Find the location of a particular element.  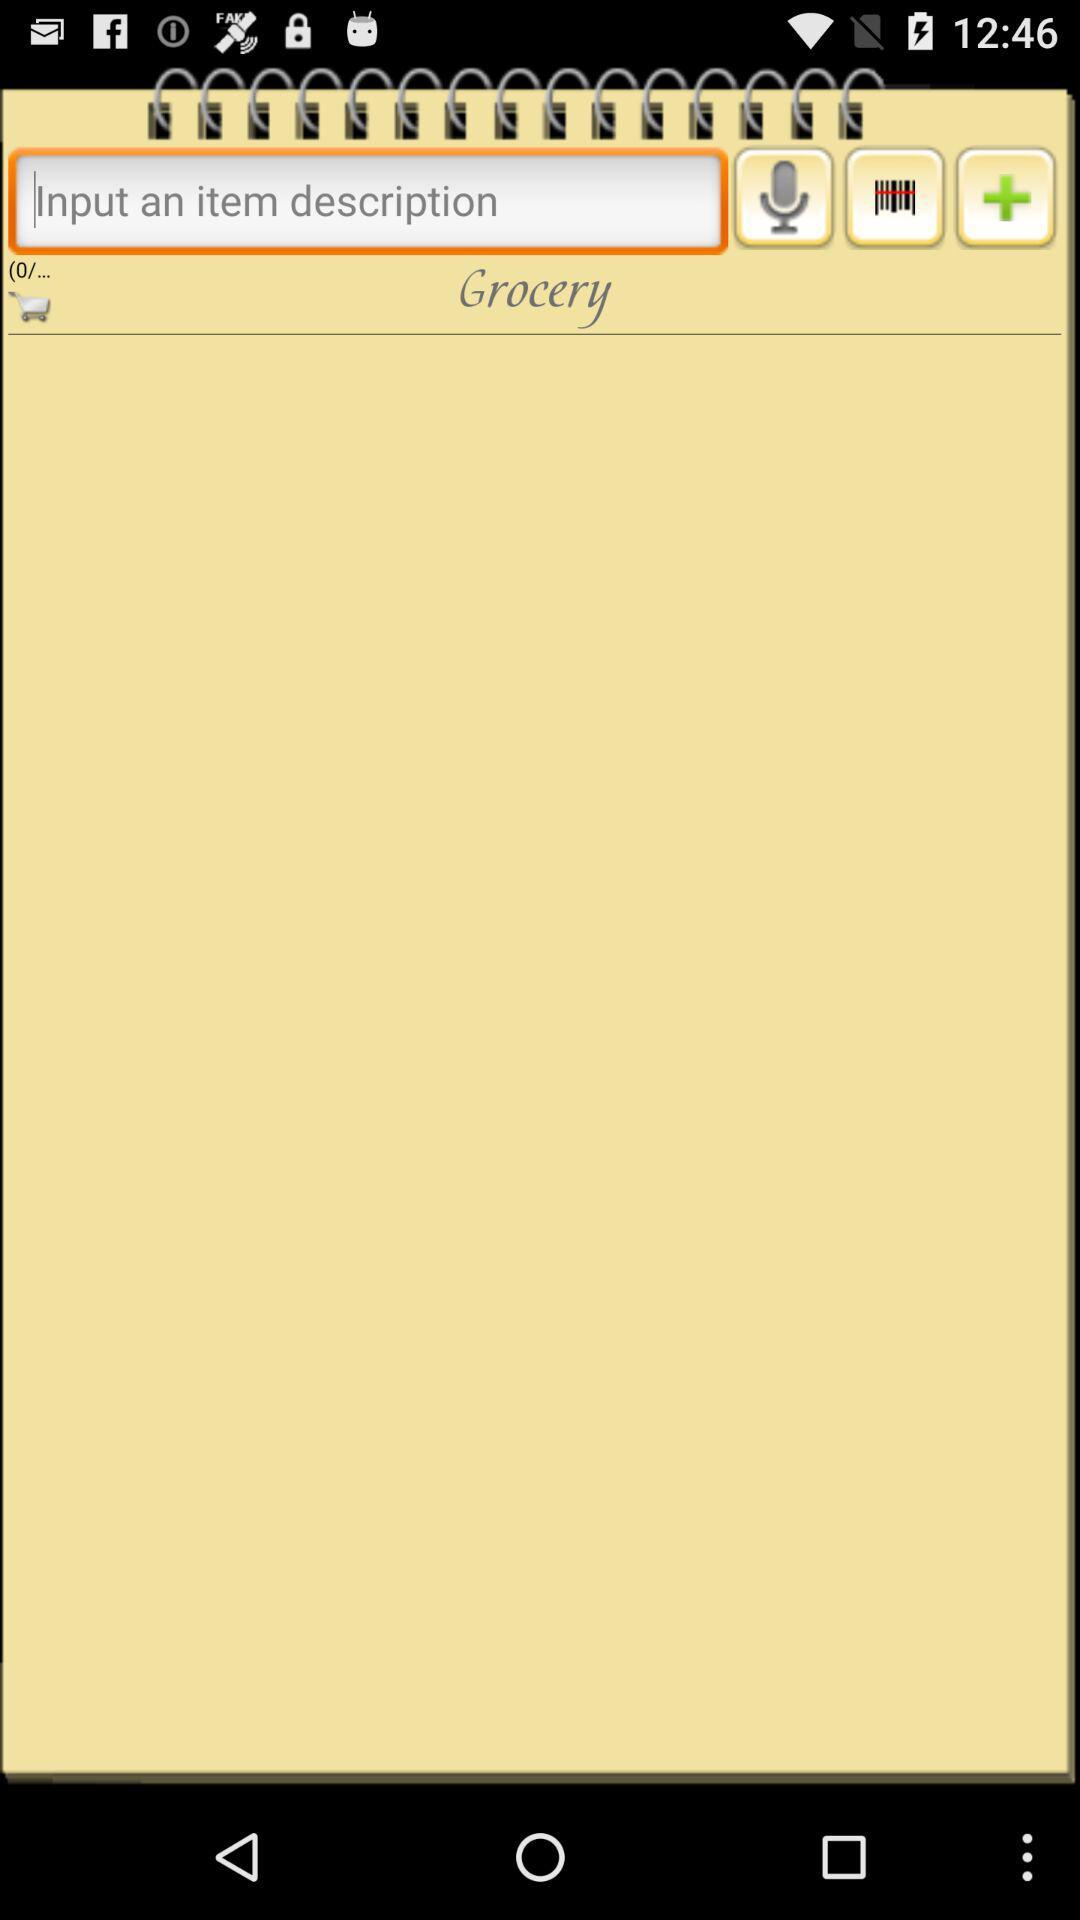

search bar is located at coordinates (368, 199).